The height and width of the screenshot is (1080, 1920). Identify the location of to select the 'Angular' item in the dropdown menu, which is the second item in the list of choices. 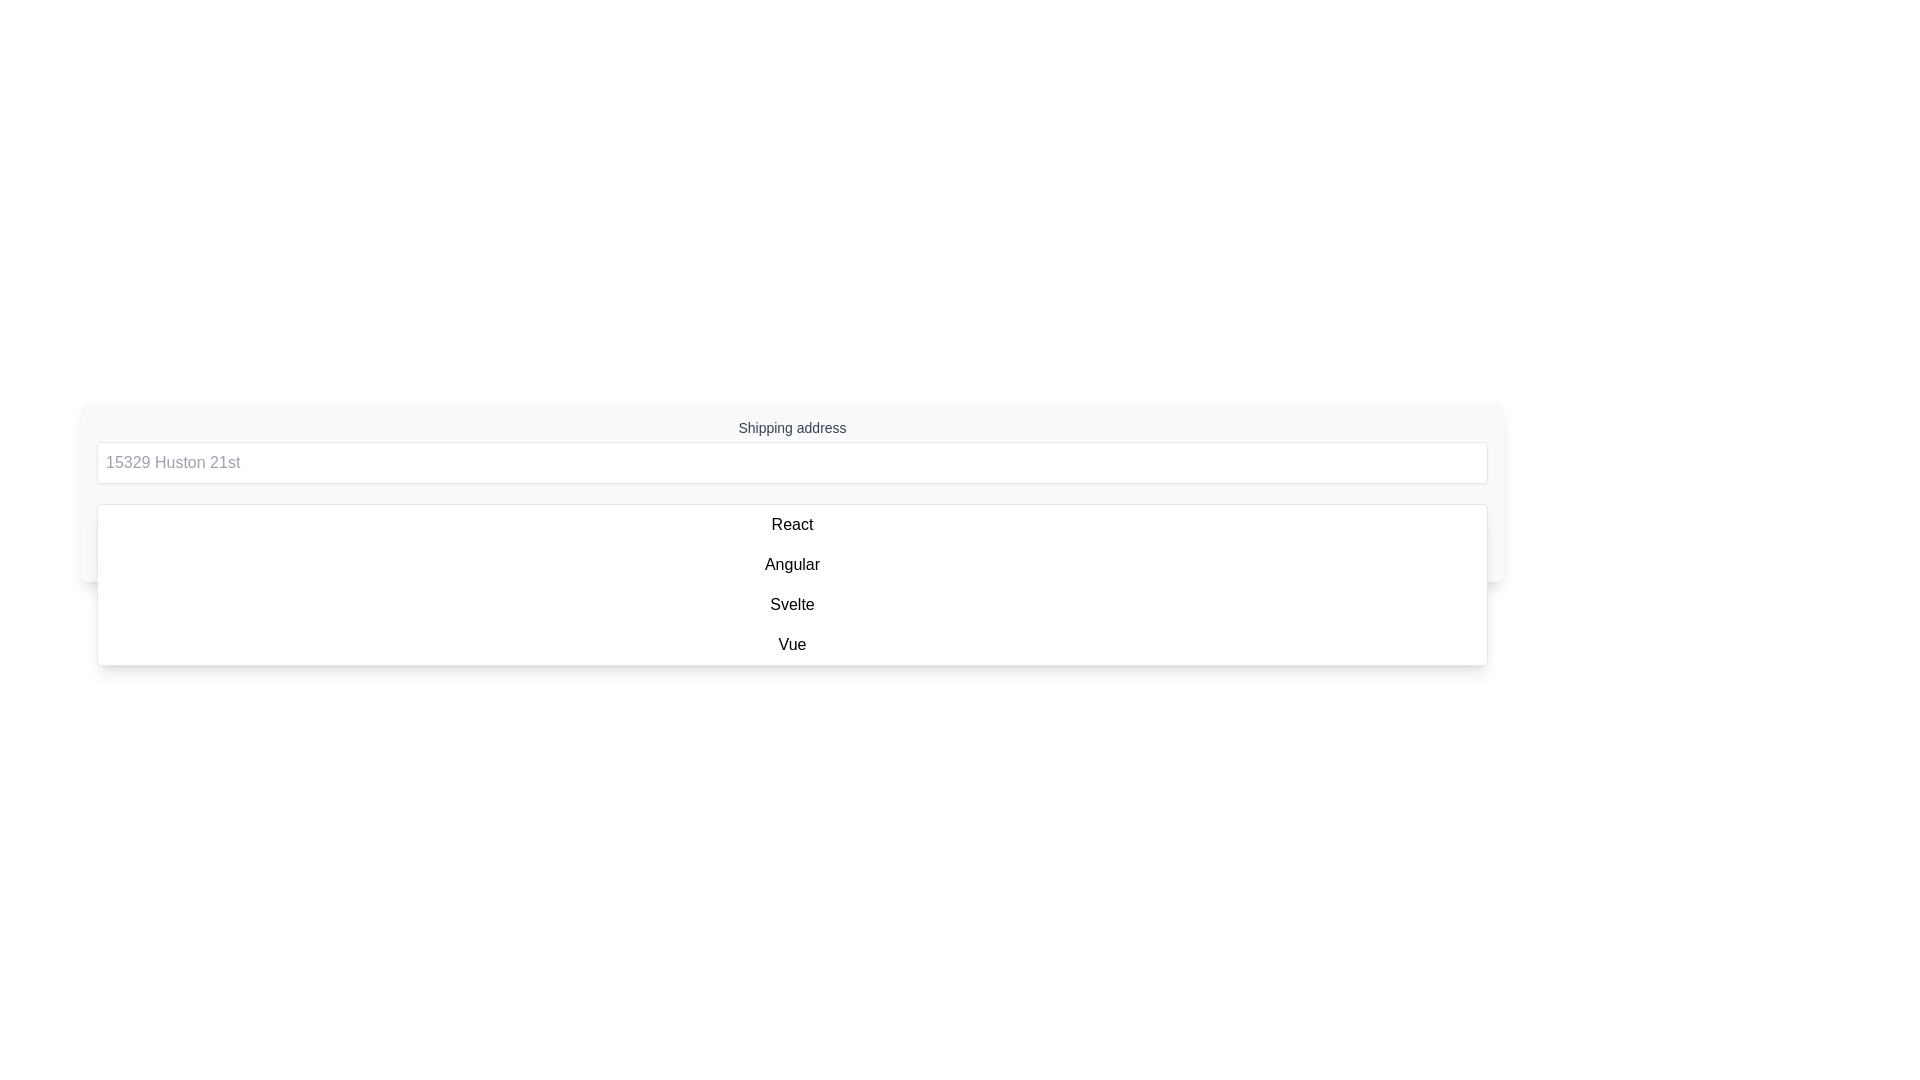
(791, 564).